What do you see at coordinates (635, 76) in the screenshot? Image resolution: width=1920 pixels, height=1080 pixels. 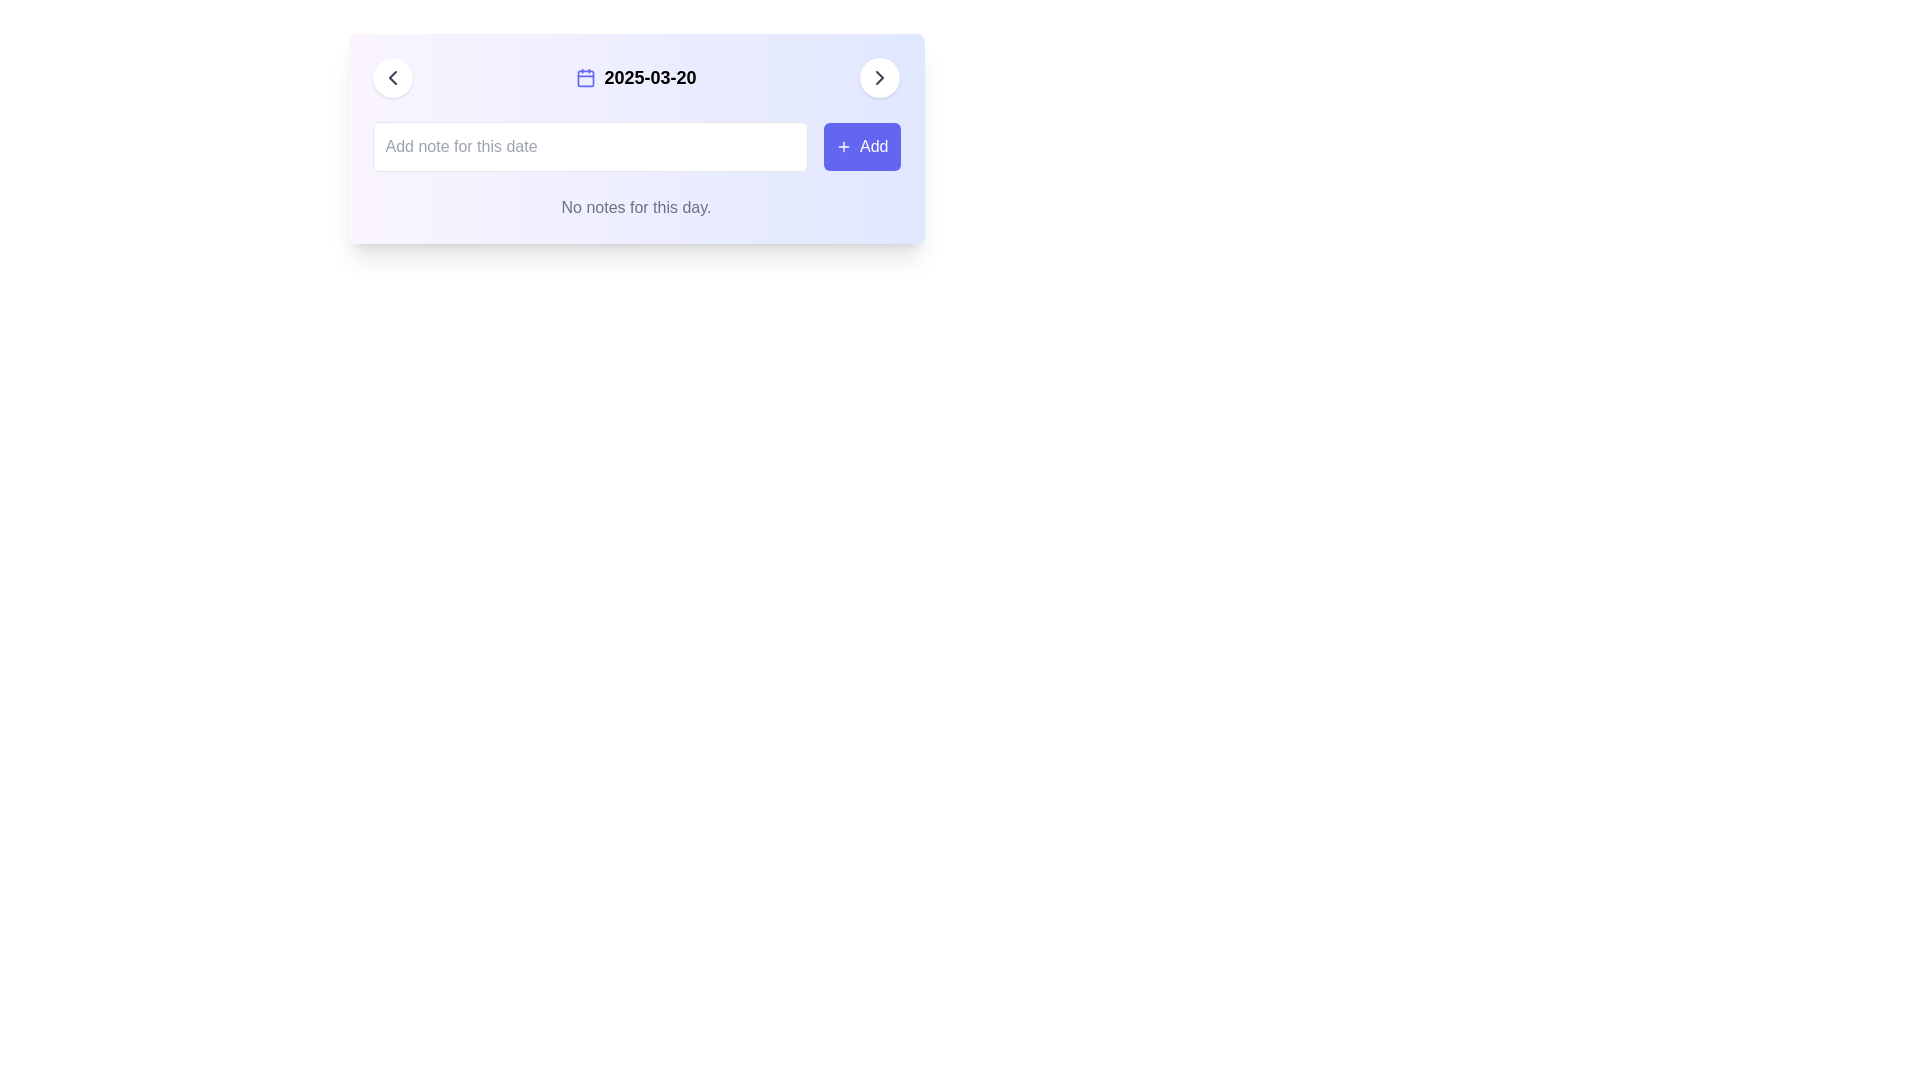 I see `the centered static text displaying the date '2025-03-20' with a calendar icon to its left, located at the top-center of a rectangular card panel` at bounding box center [635, 76].